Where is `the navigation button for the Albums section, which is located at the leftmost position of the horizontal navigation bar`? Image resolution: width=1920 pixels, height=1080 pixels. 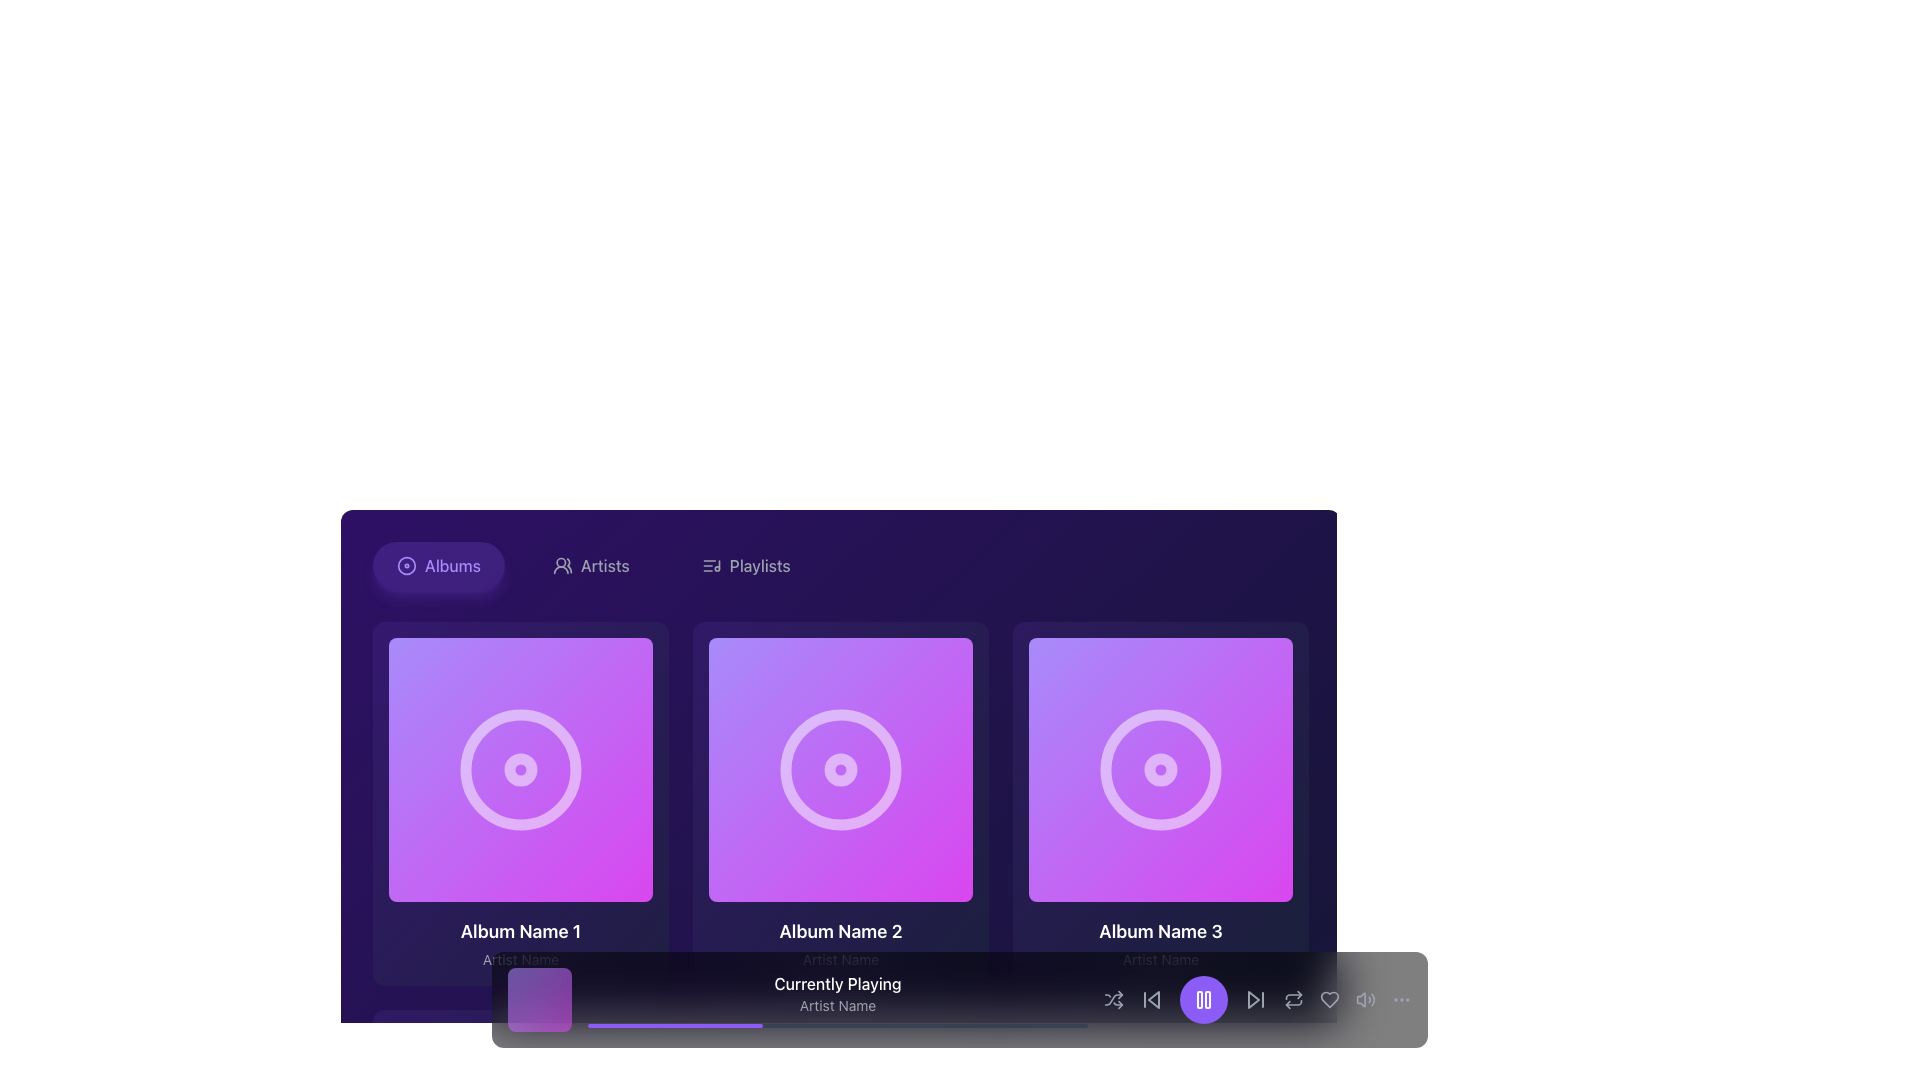
the navigation button for the Albums section, which is located at the leftmost position of the horizontal navigation bar is located at coordinates (437, 566).